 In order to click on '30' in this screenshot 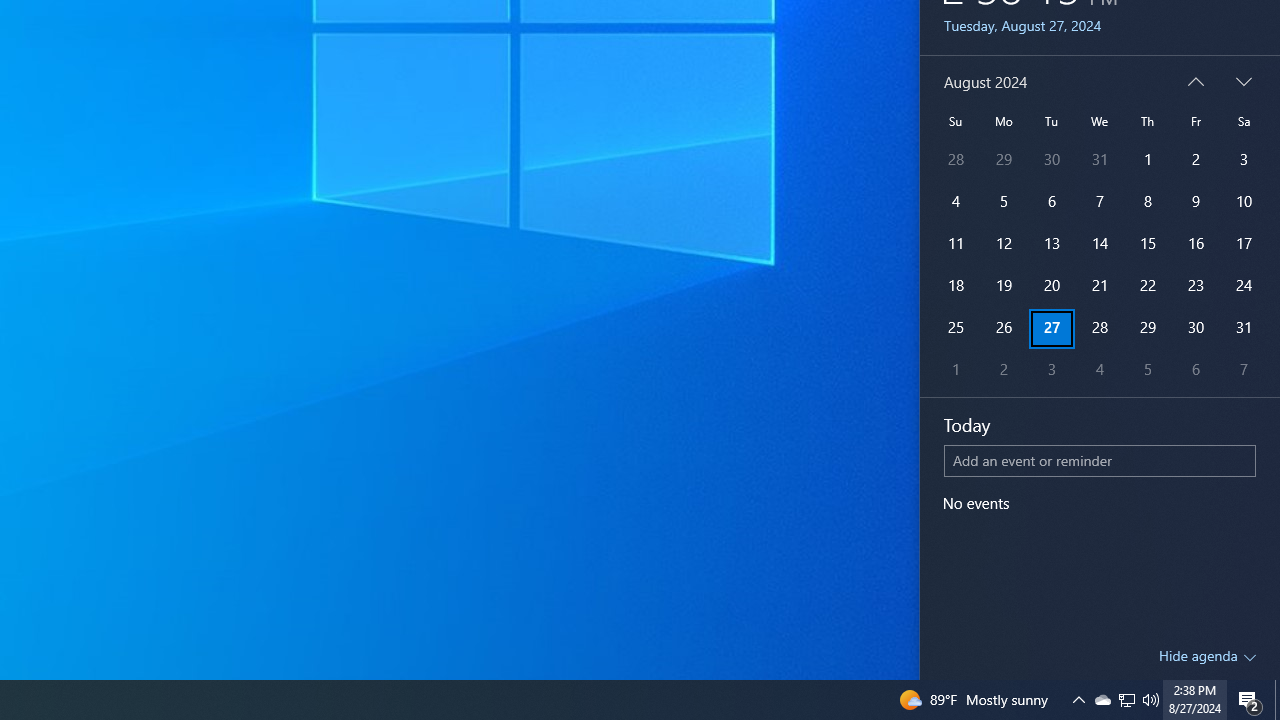, I will do `click(1195, 328)`.